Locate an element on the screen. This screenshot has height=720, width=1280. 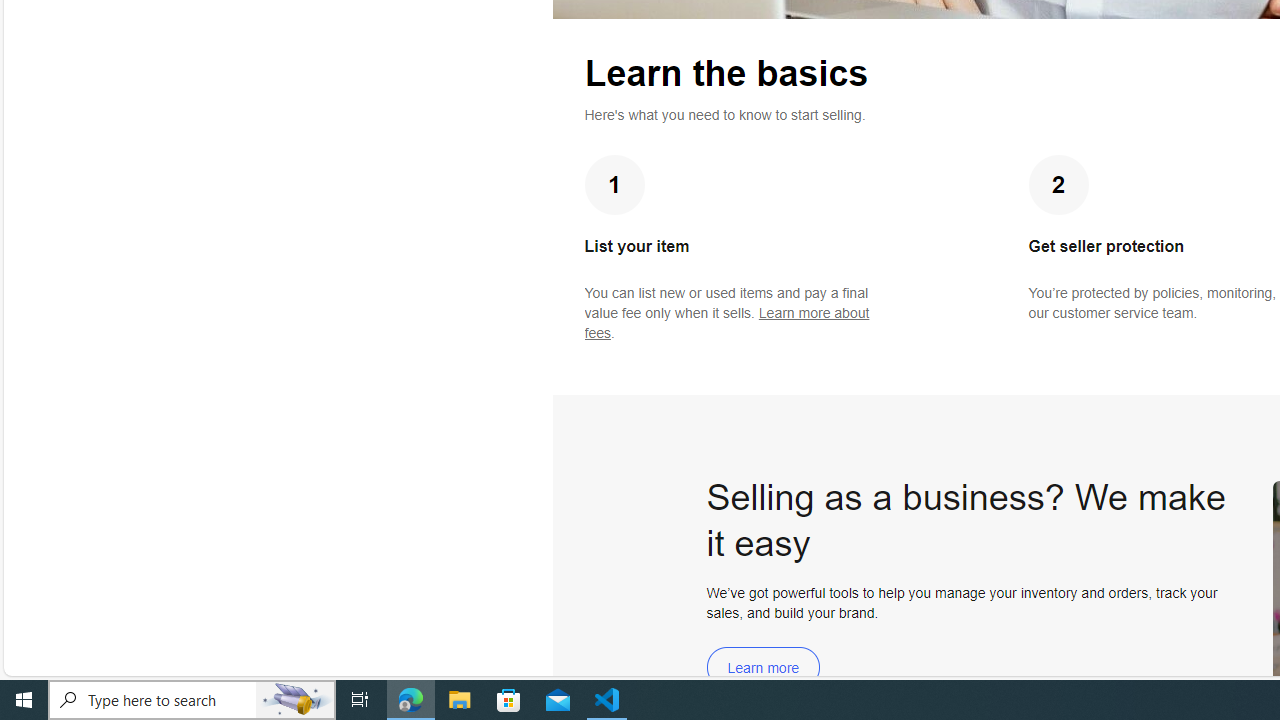
'Learn more about fees - opens in new window or tab.' is located at coordinates (726, 322).